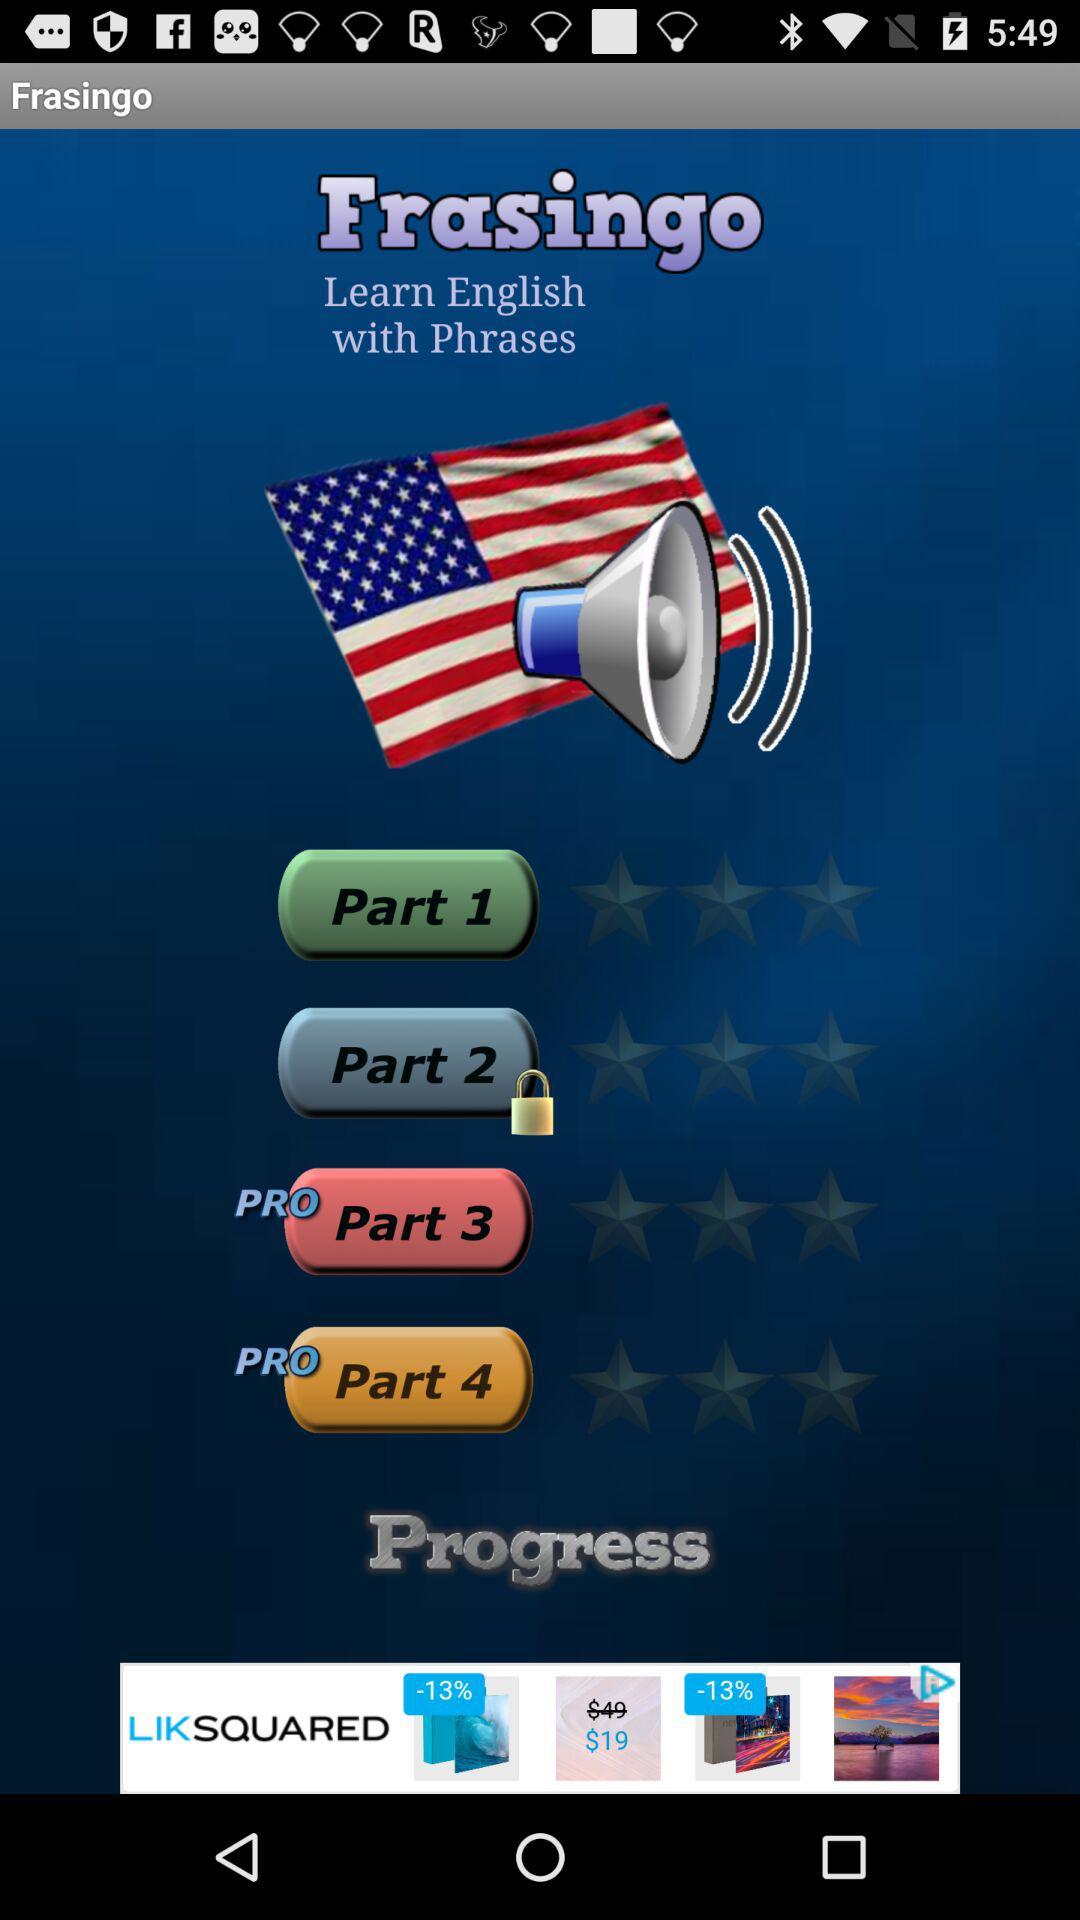 This screenshot has width=1080, height=1920. I want to click on choose part 3, so click(407, 1220).